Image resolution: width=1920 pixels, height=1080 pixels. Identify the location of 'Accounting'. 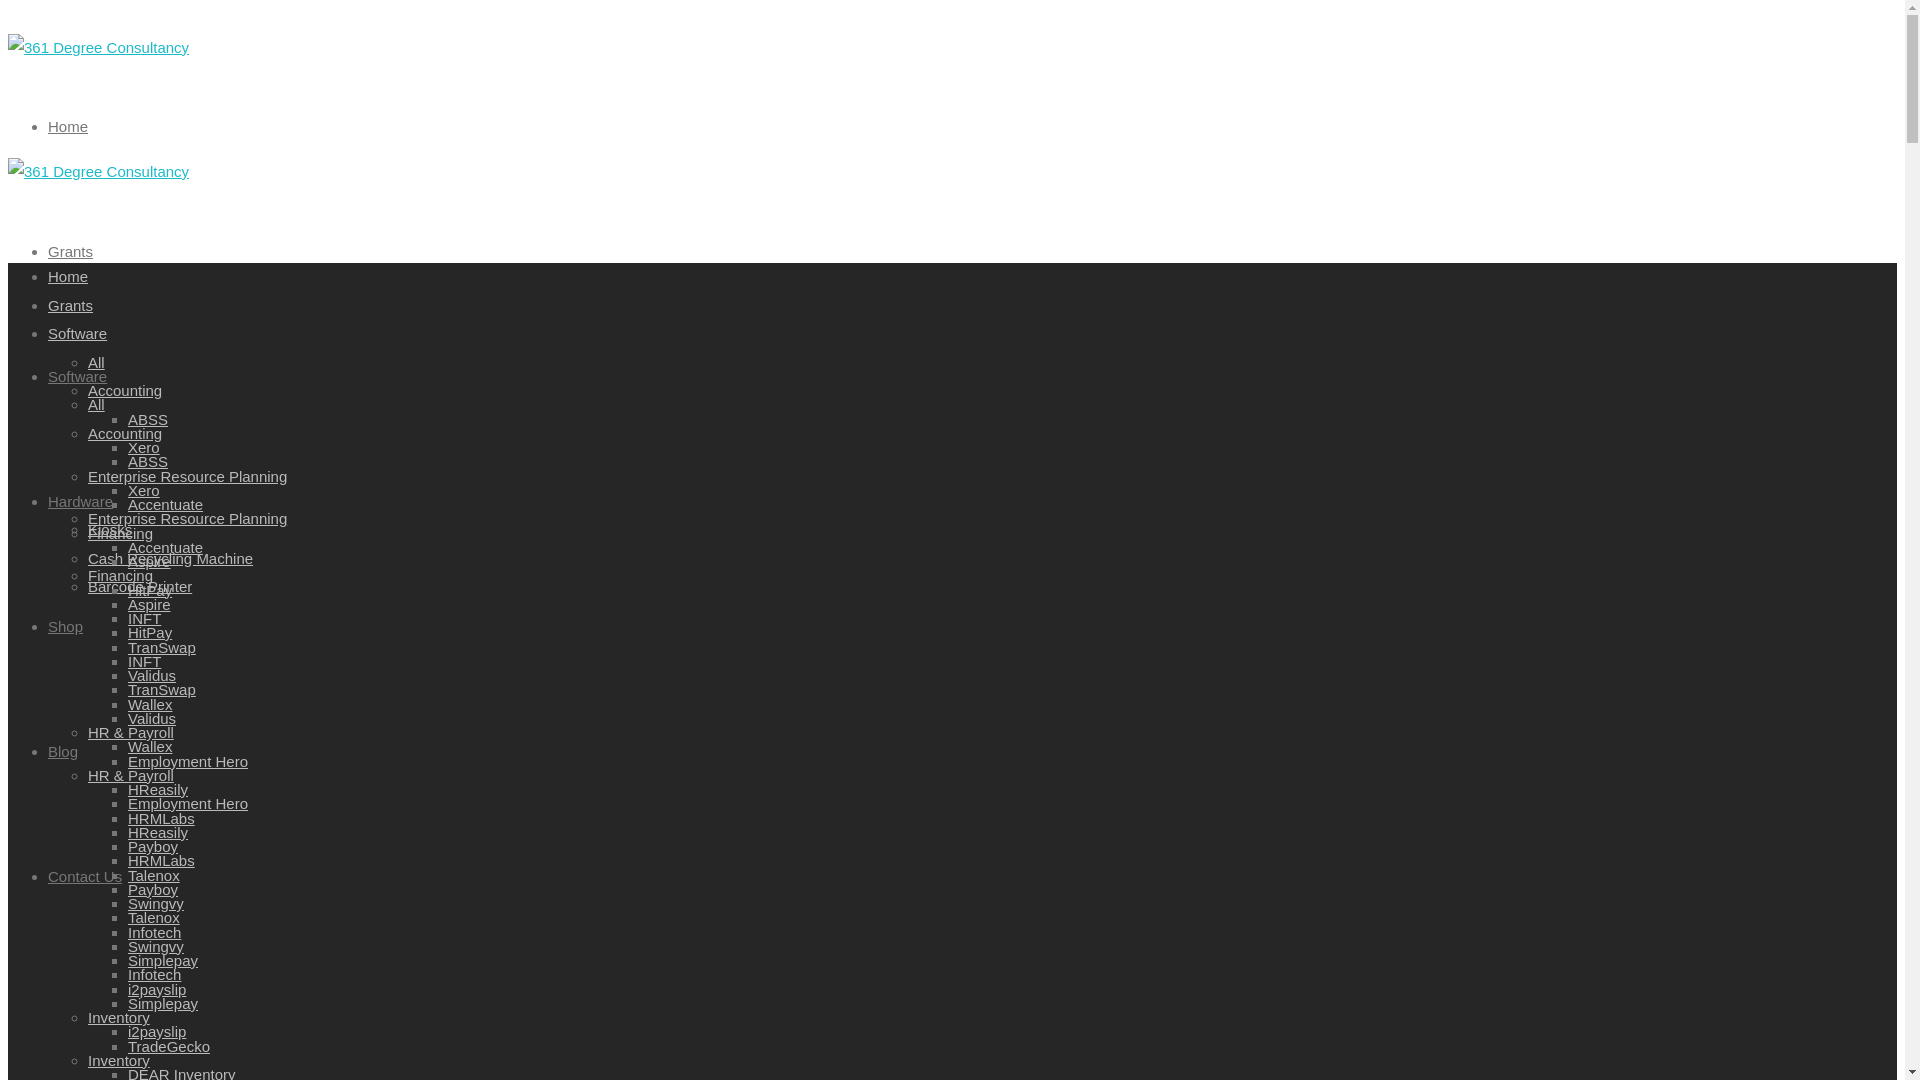
(123, 390).